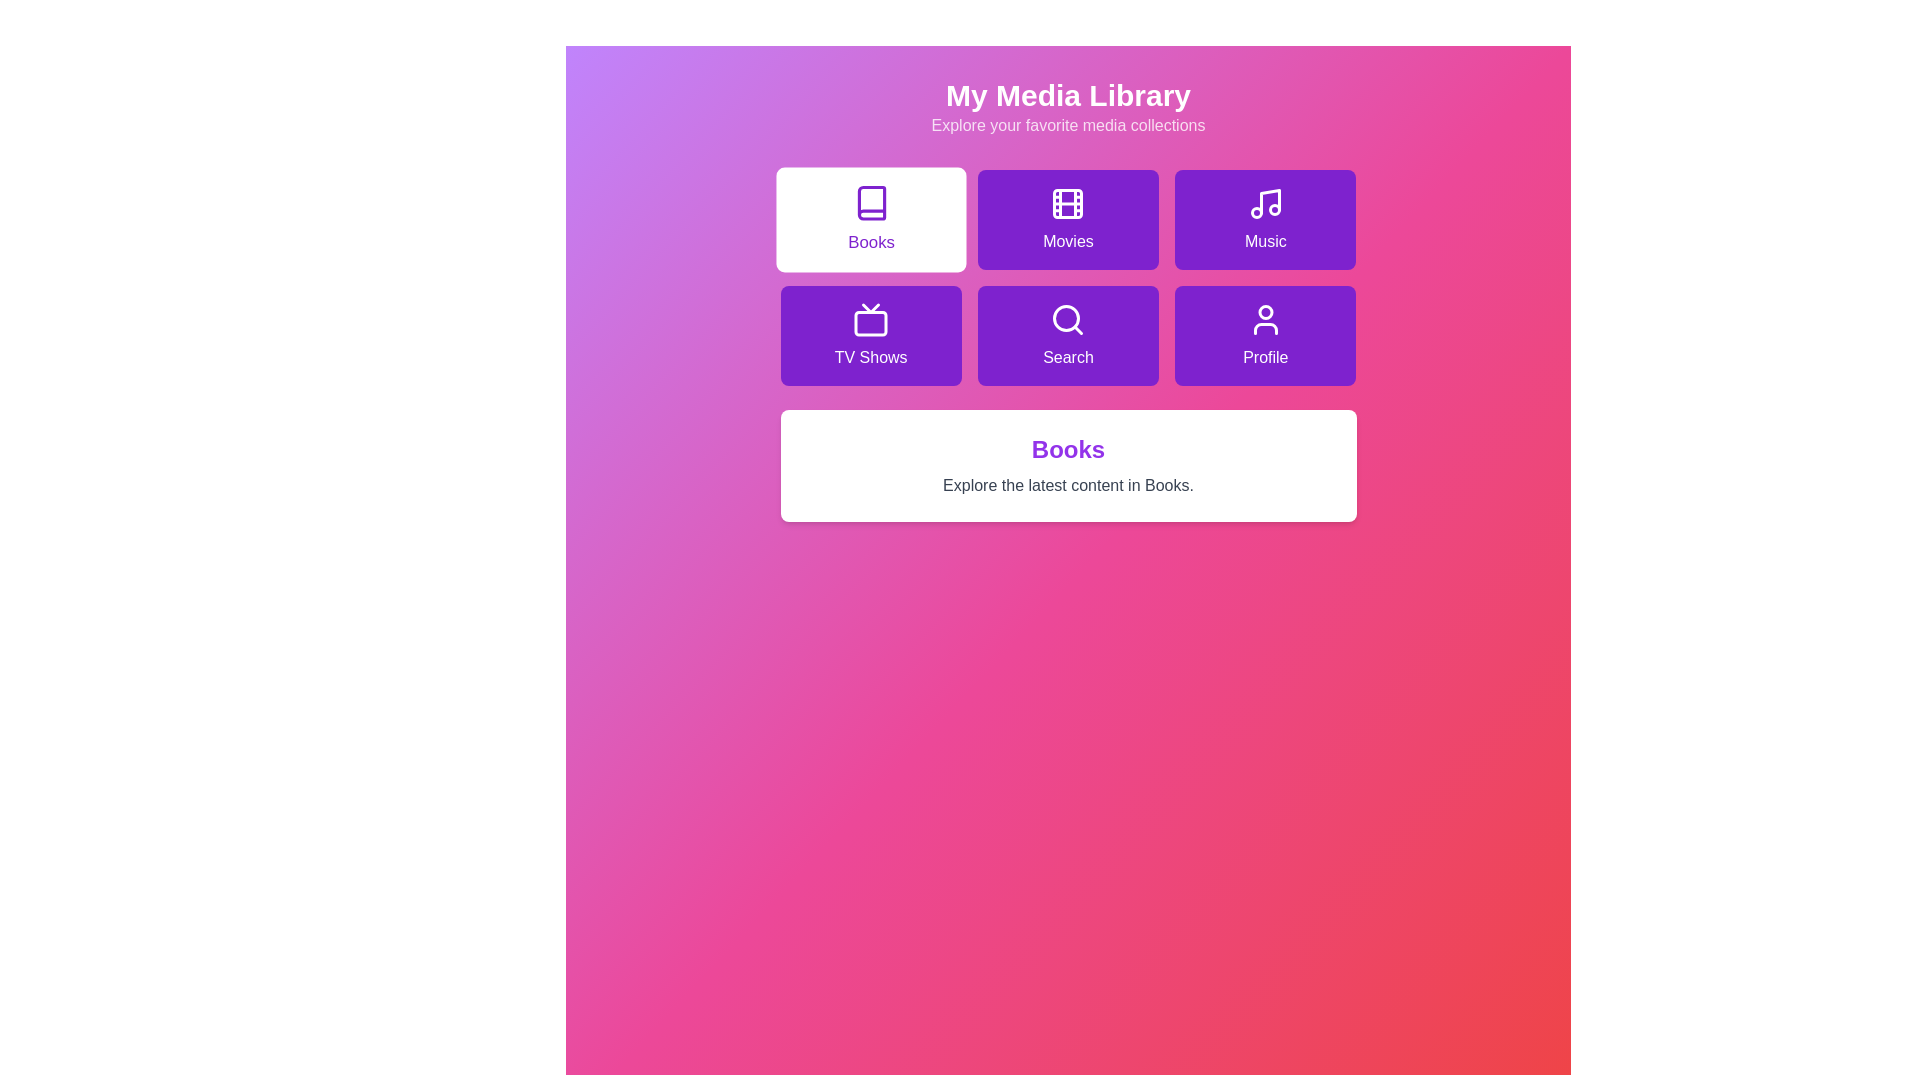 The width and height of the screenshot is (1920, 1080). Describe the element at coordinates (1264, 327) in the screenshot. I see `the lower section of the profile icon, which is part of the 'Profile' button located in the bottom-right corner of the button grid` at that location.